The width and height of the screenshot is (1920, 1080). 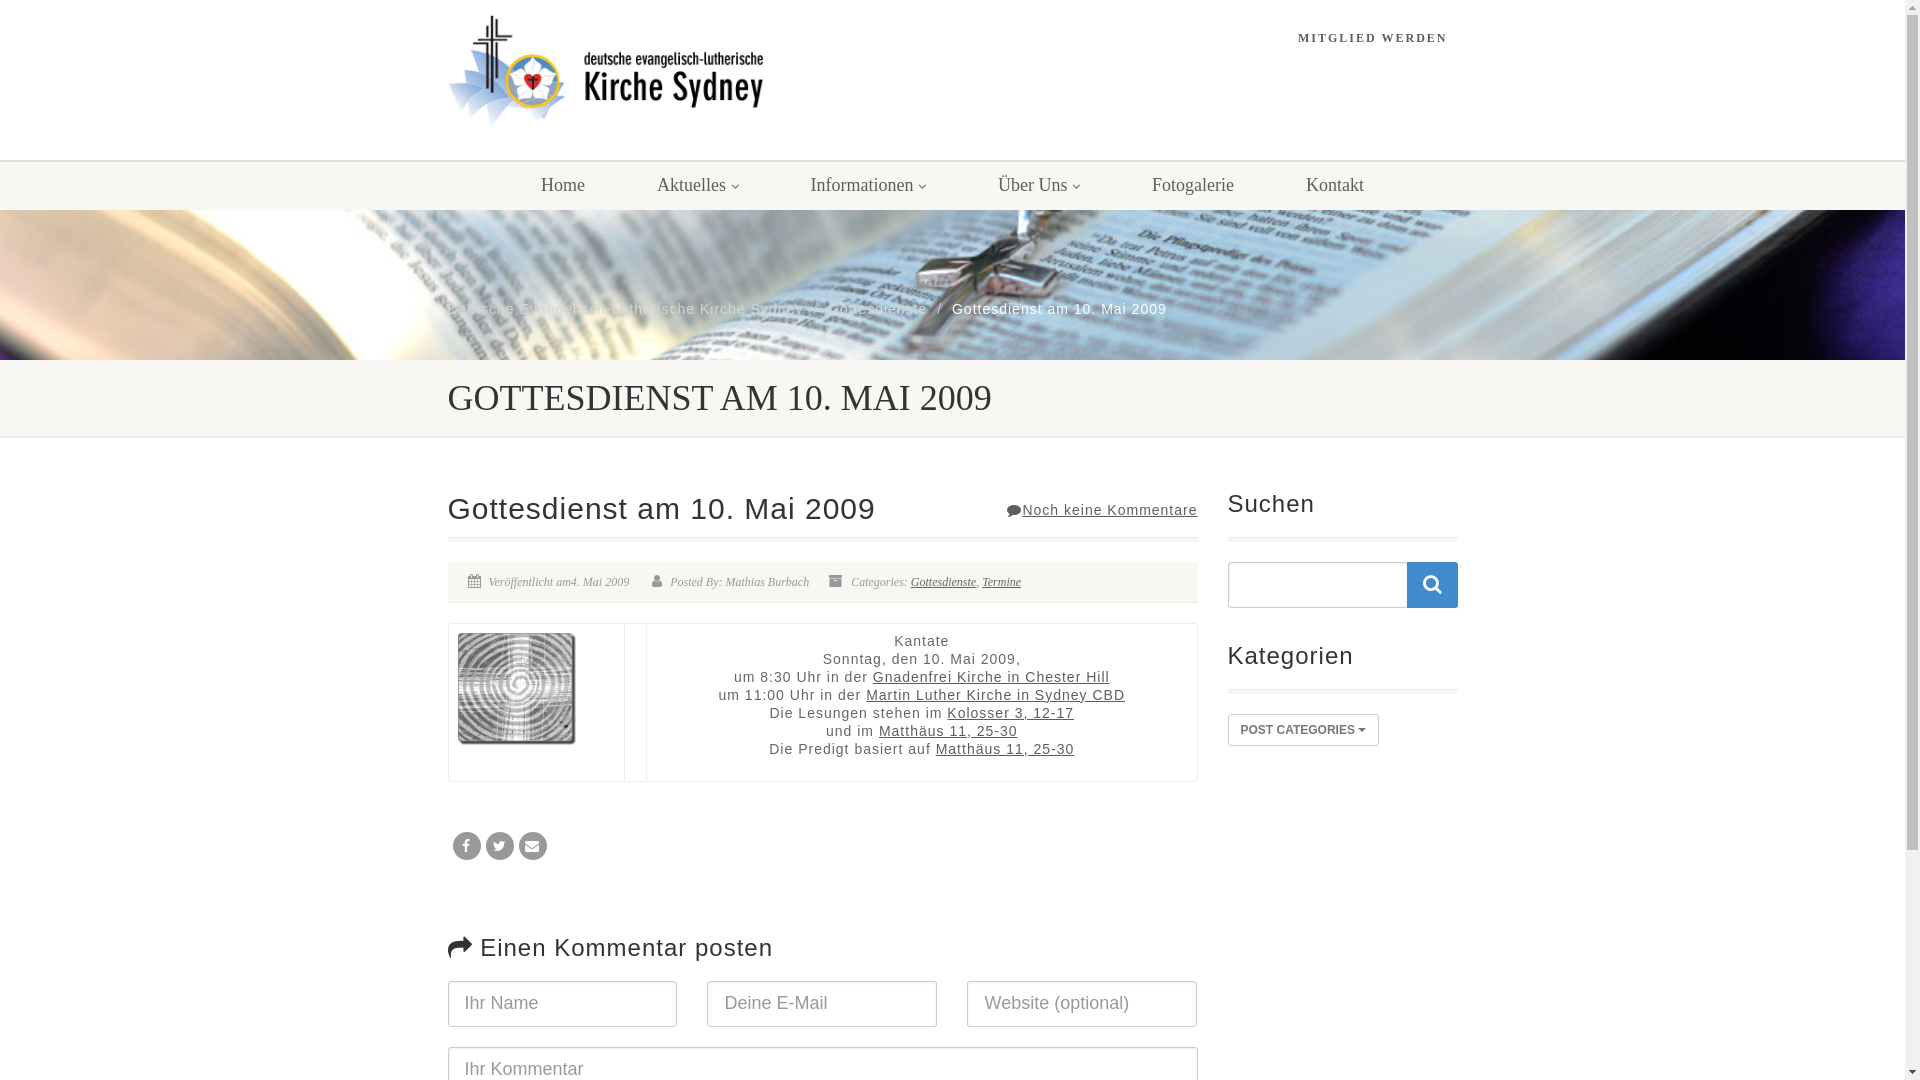 I want to click on 'Home', so click(x=561, y=185).